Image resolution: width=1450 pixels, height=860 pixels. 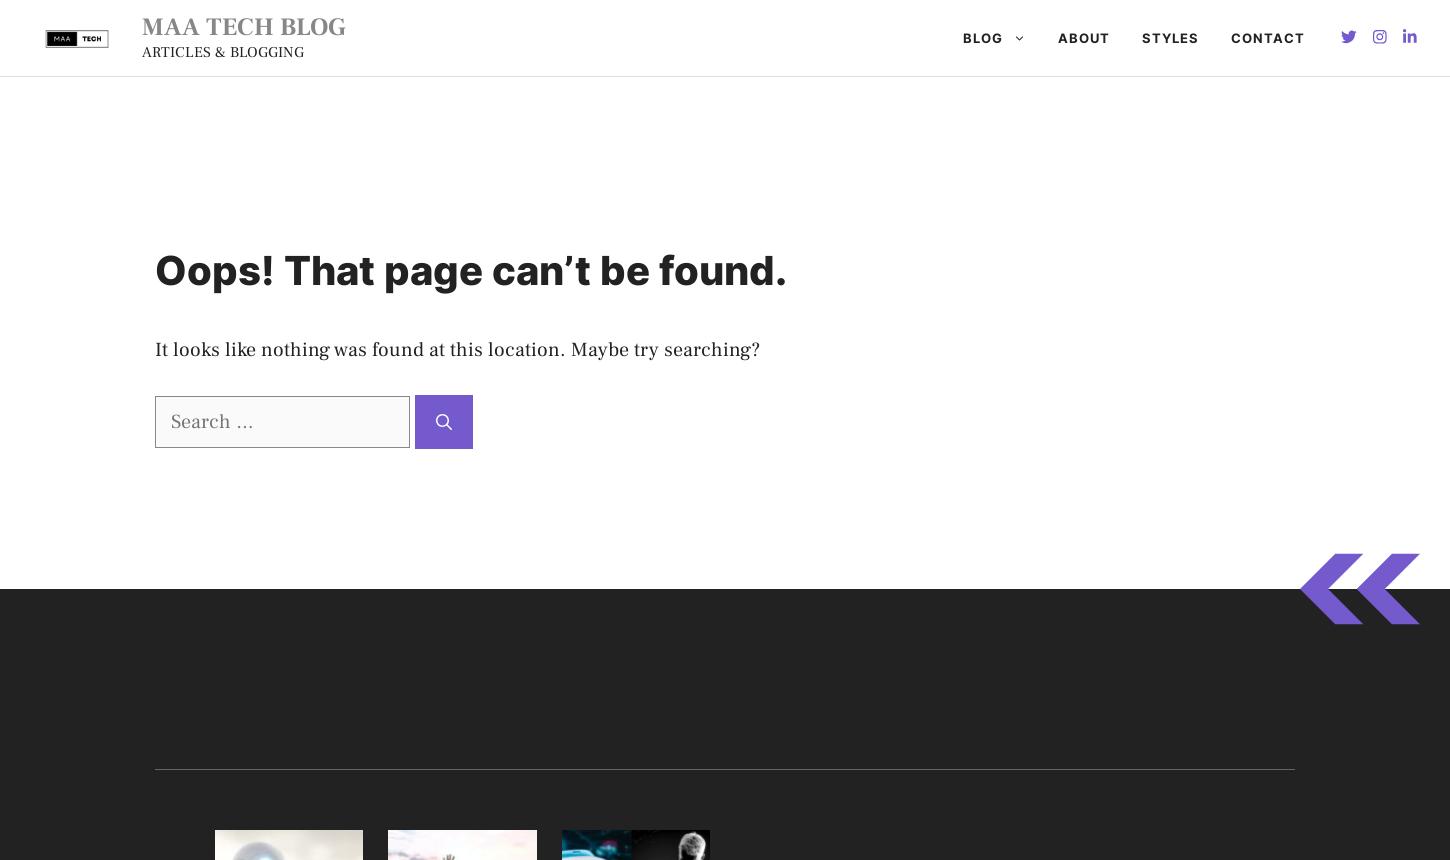 What do you see at coordinates (723, 209) in the screenshot?
I see `'Business'` at bounding box center [723, 209].